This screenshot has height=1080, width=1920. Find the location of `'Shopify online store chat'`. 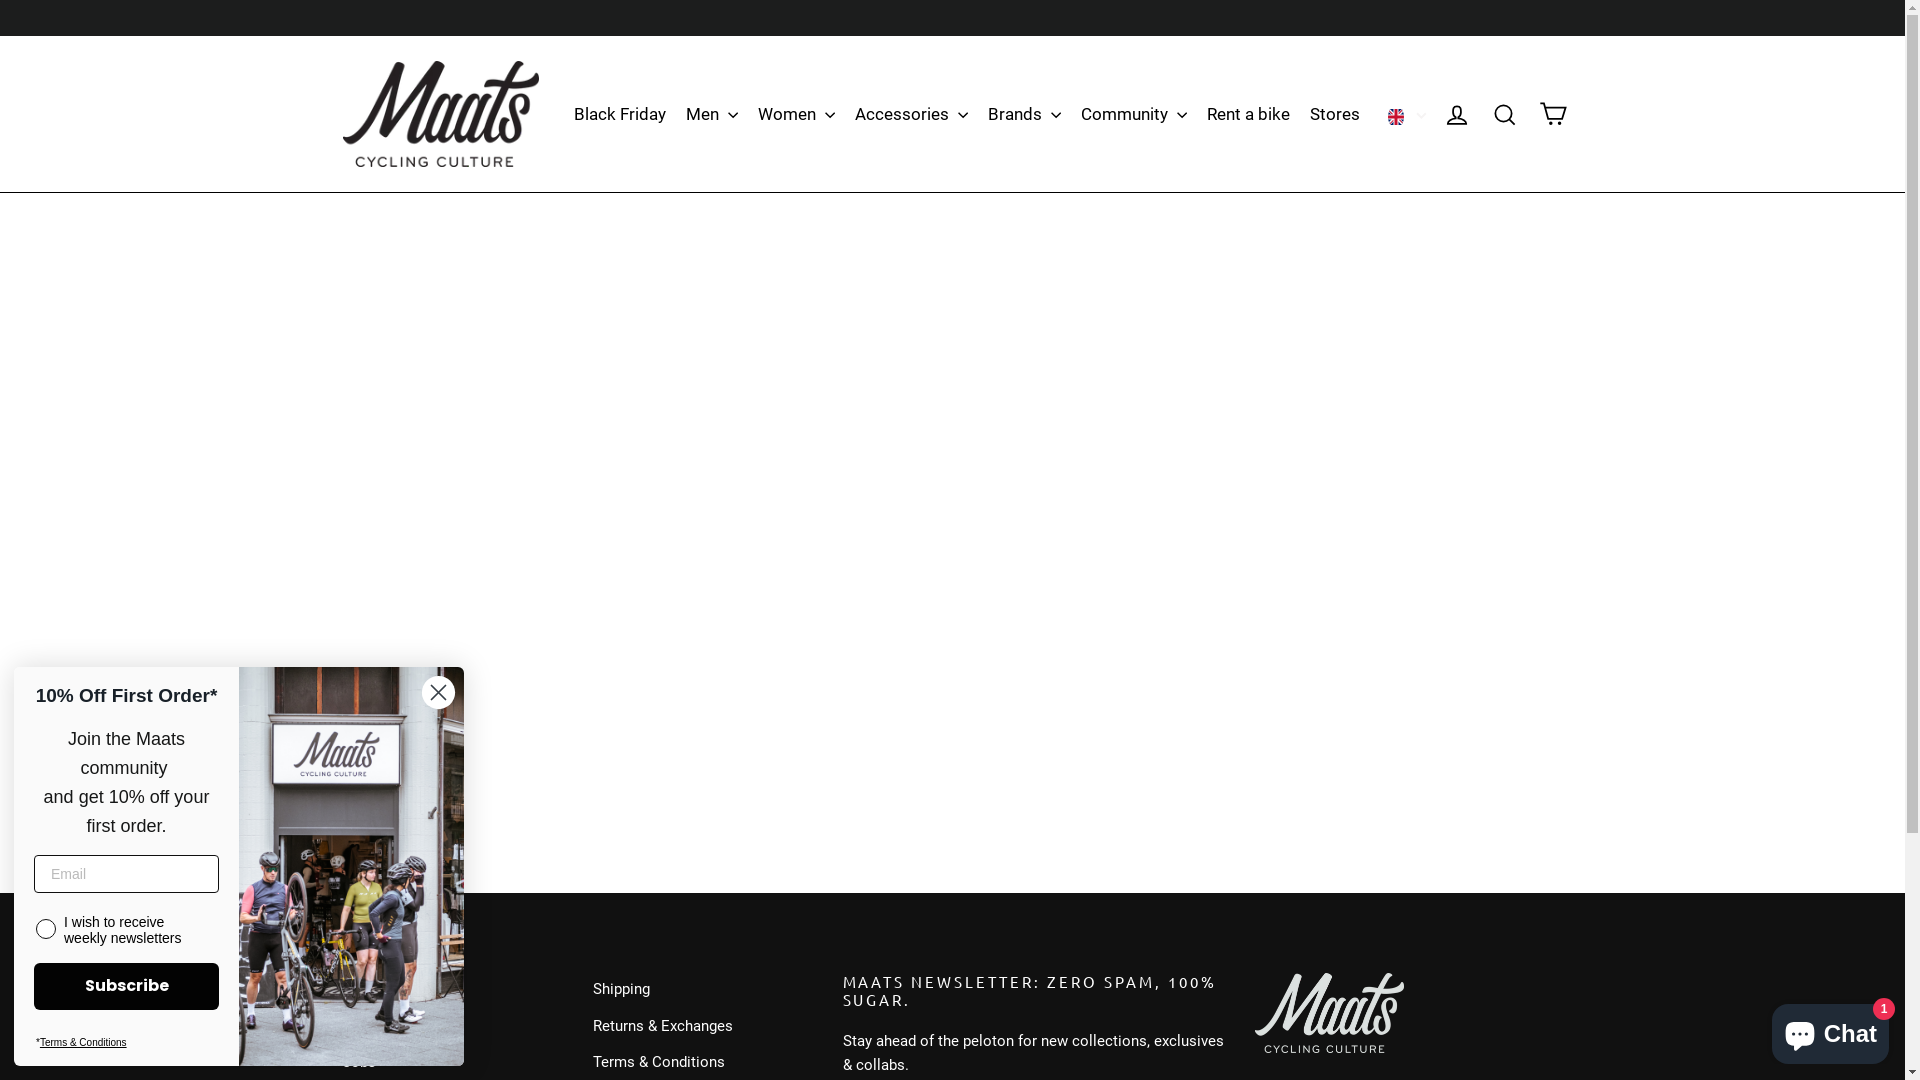

'Shopify online store chat' is located at coordinates (1830, 1029).